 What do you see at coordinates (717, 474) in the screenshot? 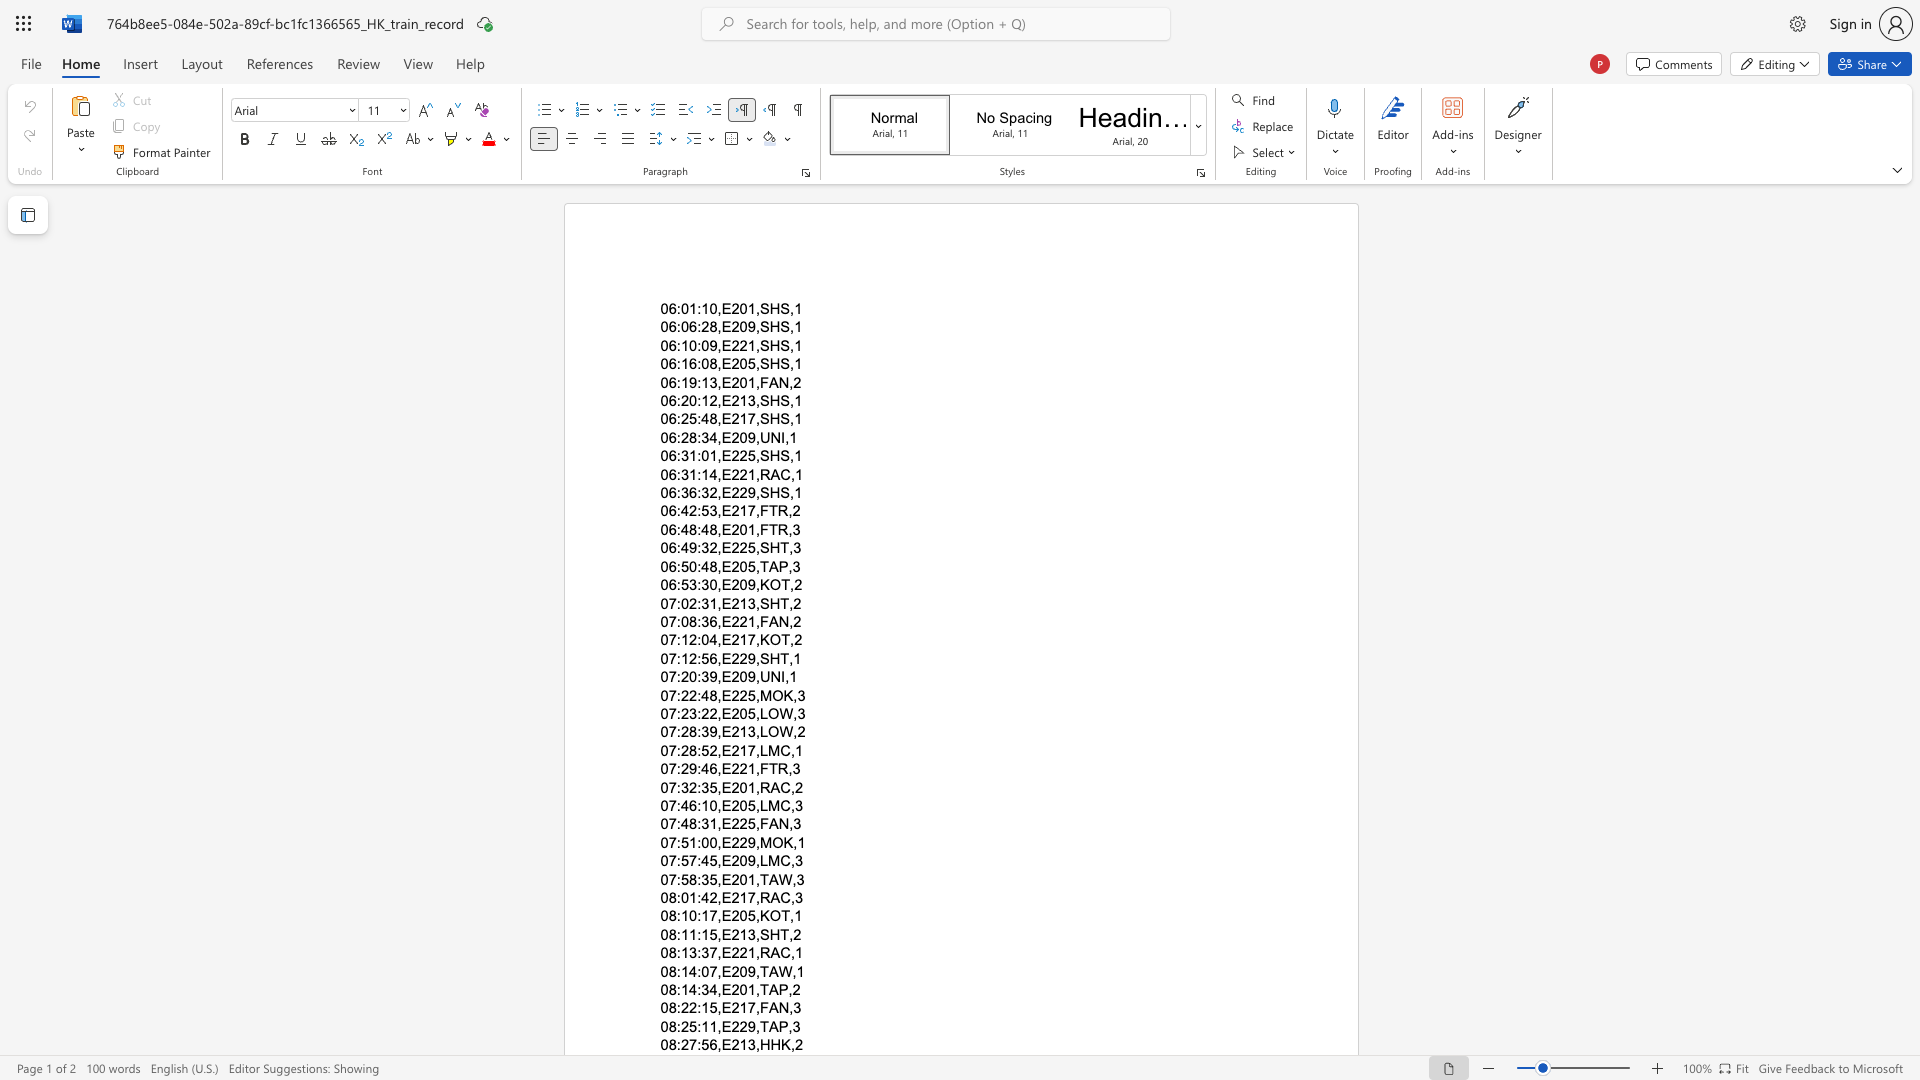
I see `the subset text ",E221," within the text "06:31:14,E221,RAC,1"` at bounding box center [717, 474].